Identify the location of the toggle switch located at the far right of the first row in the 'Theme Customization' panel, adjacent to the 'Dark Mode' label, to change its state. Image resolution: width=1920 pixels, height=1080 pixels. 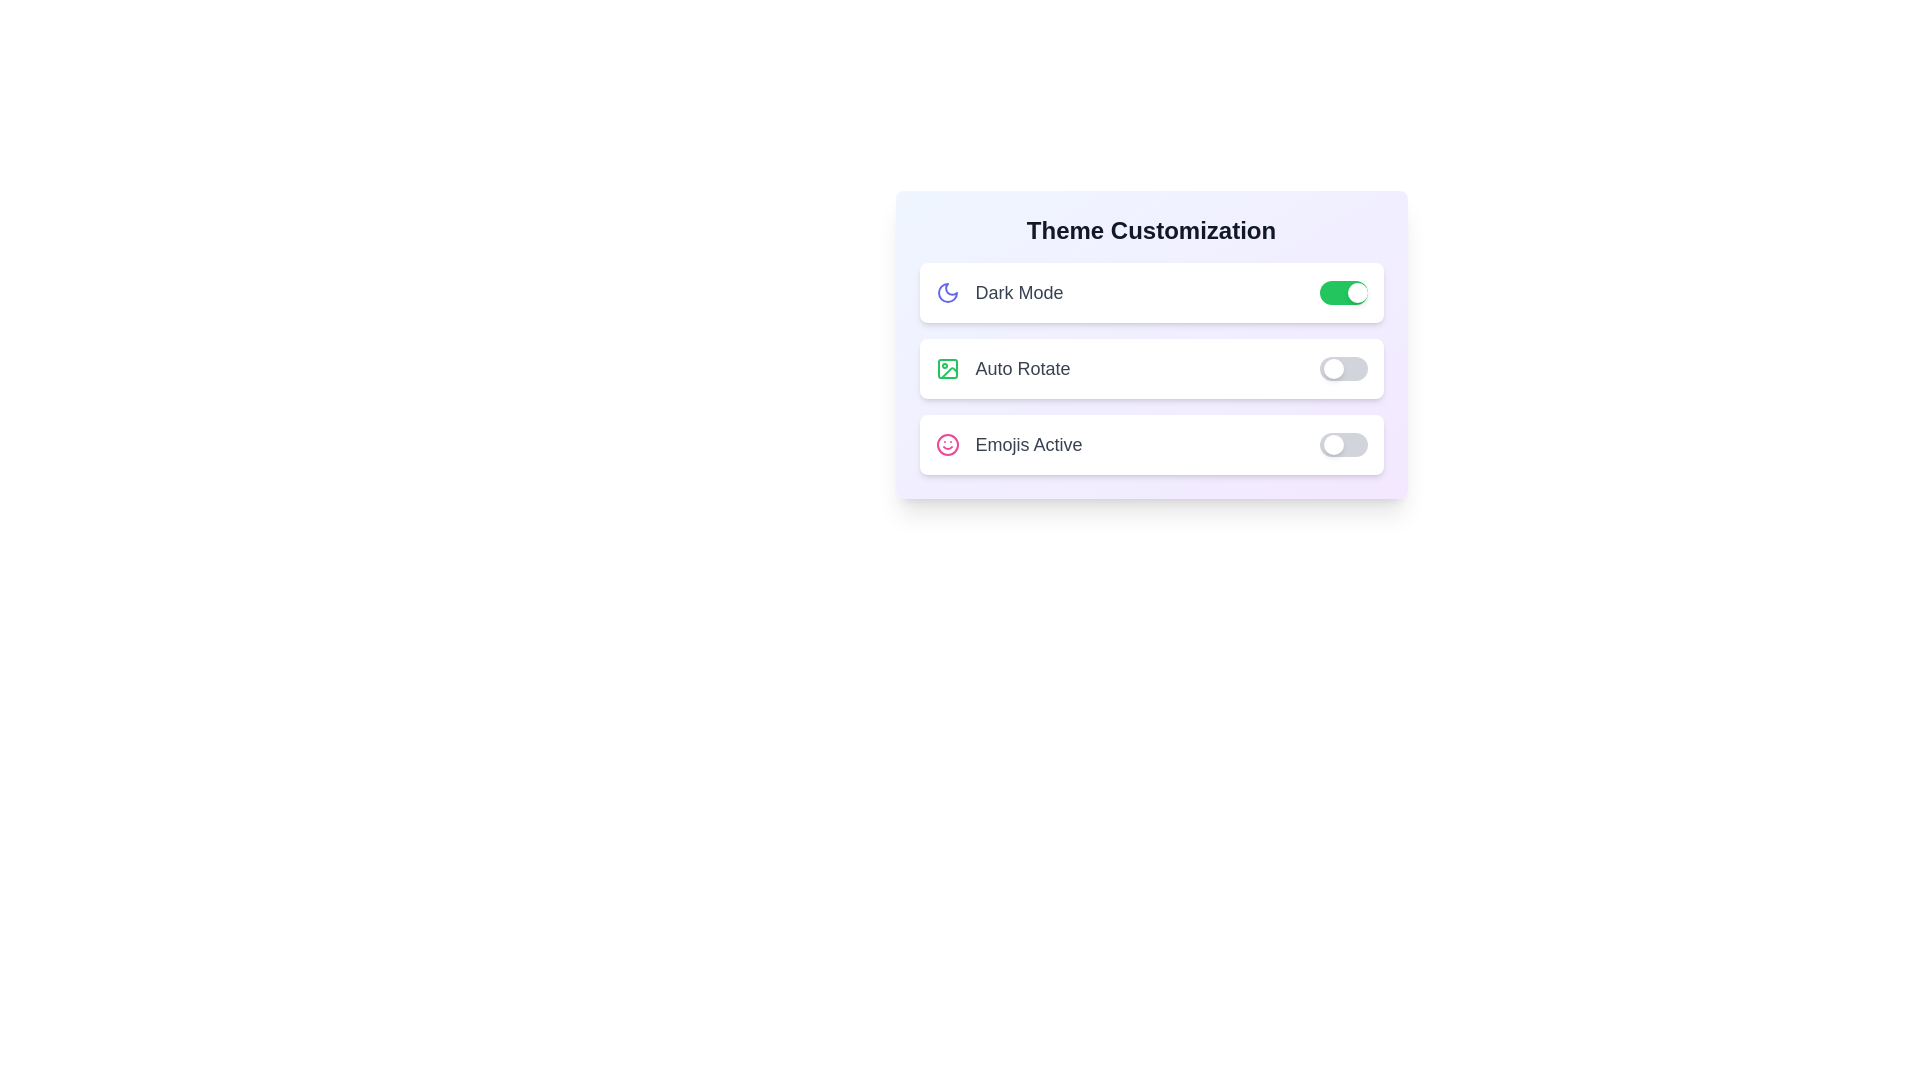
(1343, 293).